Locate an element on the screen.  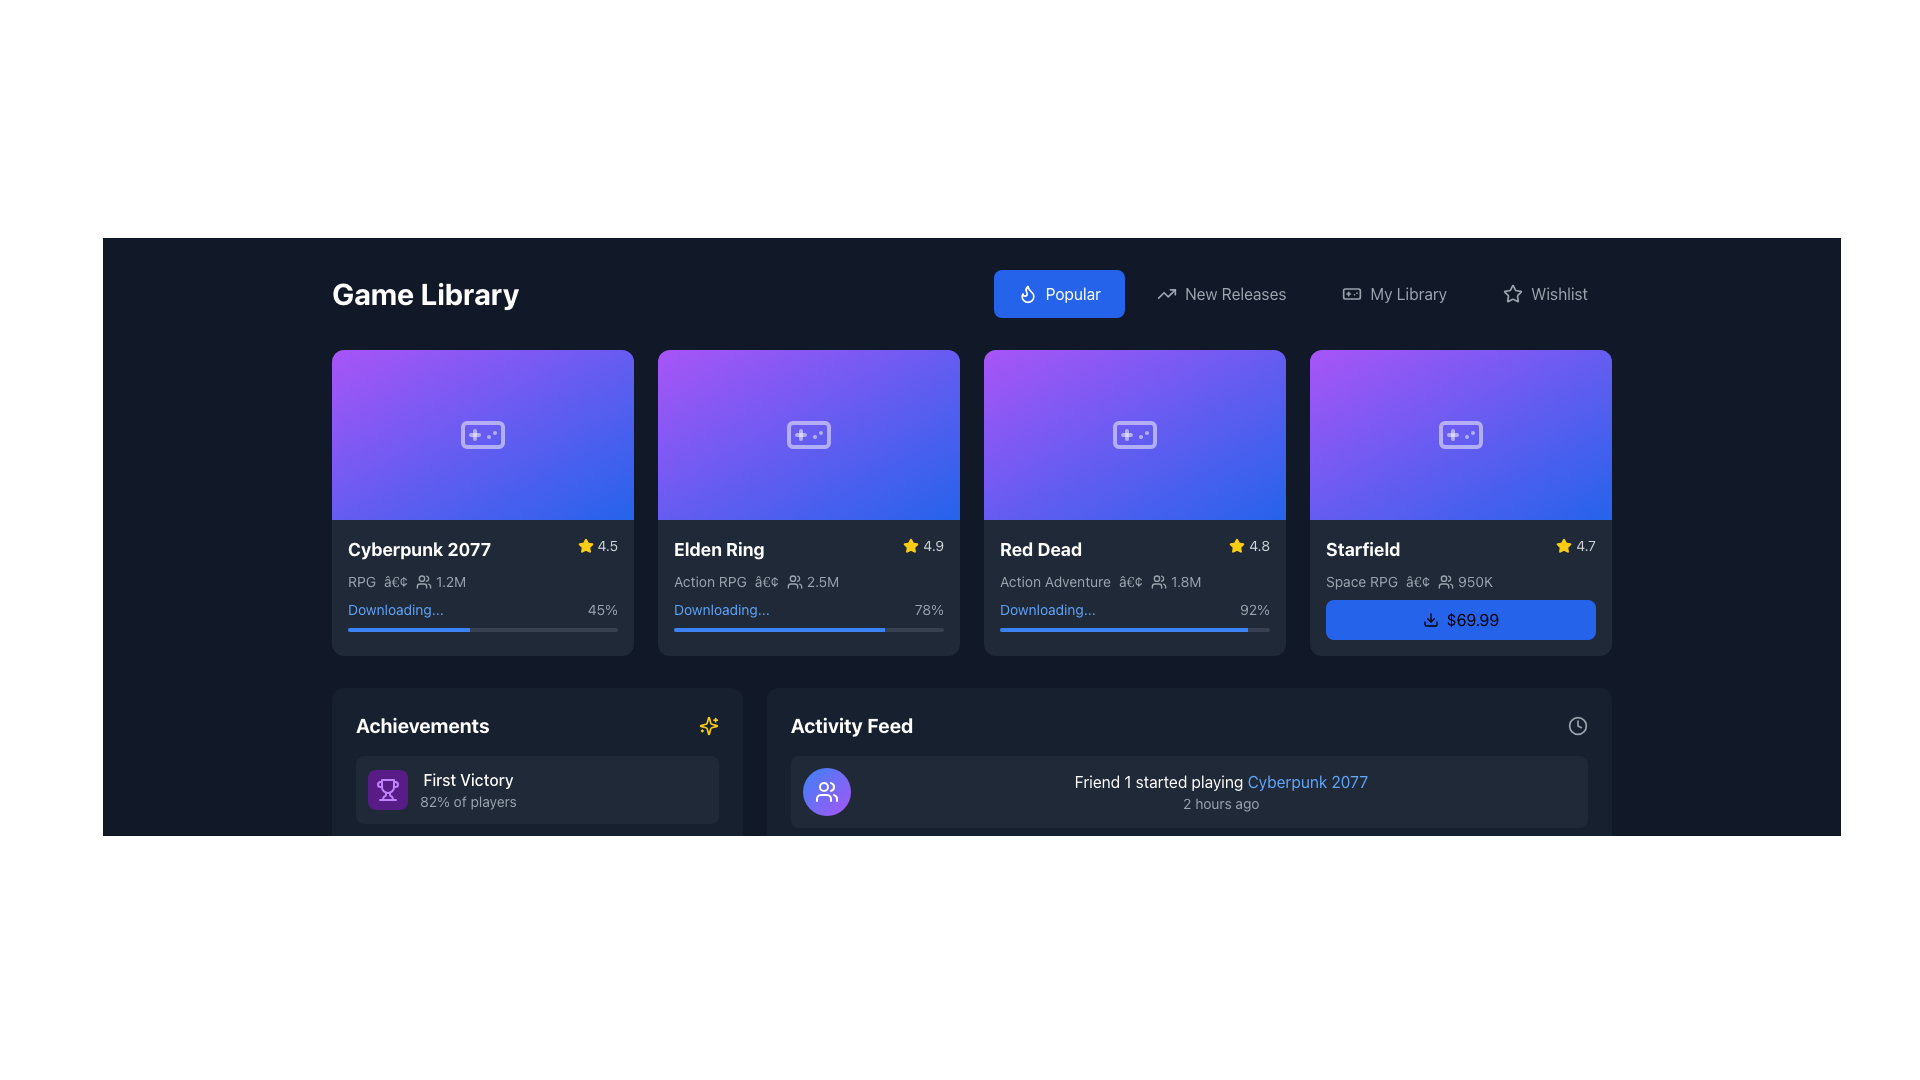
the numeric rating display for the 'Starfield' card item, located to the right of the star icon in the 'Game Library' section is located at coordinates (1585, 545).